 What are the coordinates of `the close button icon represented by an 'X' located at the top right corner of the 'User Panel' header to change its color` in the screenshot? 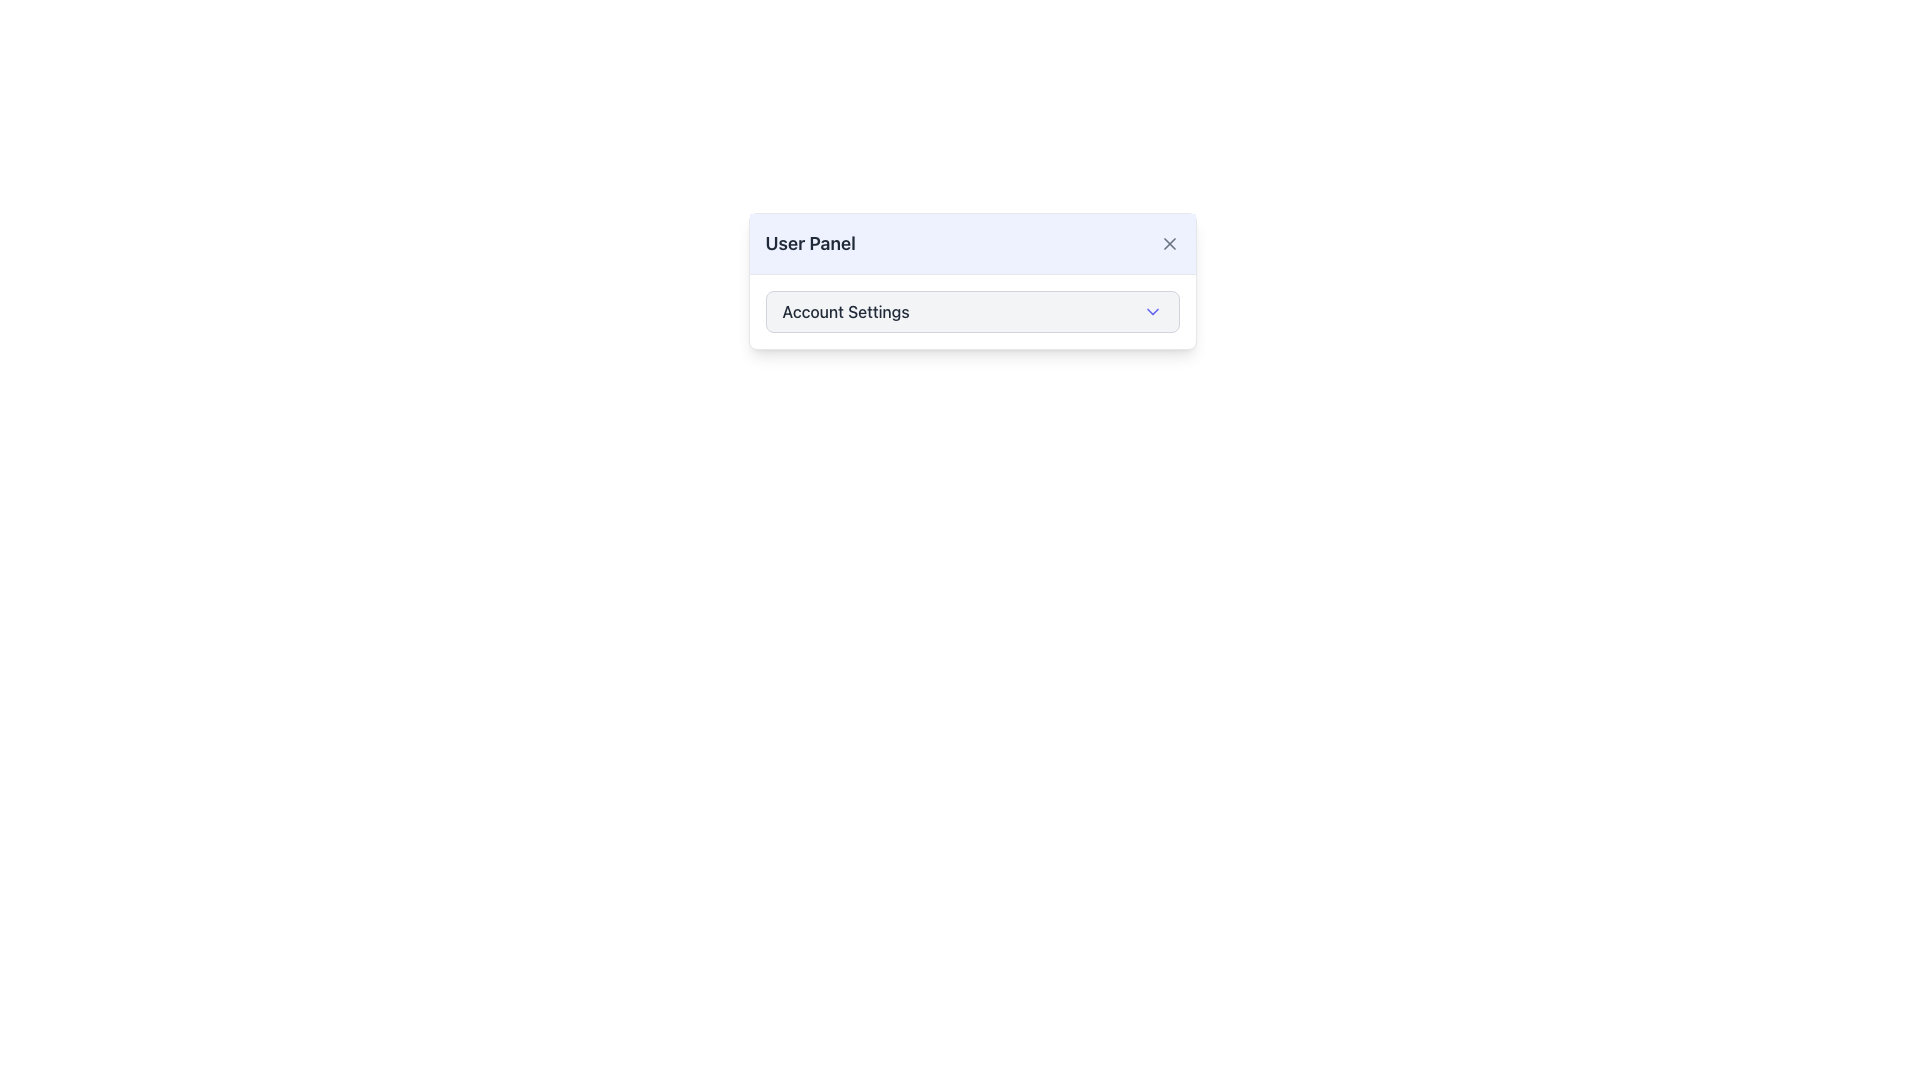 It's located at (1169, 242).